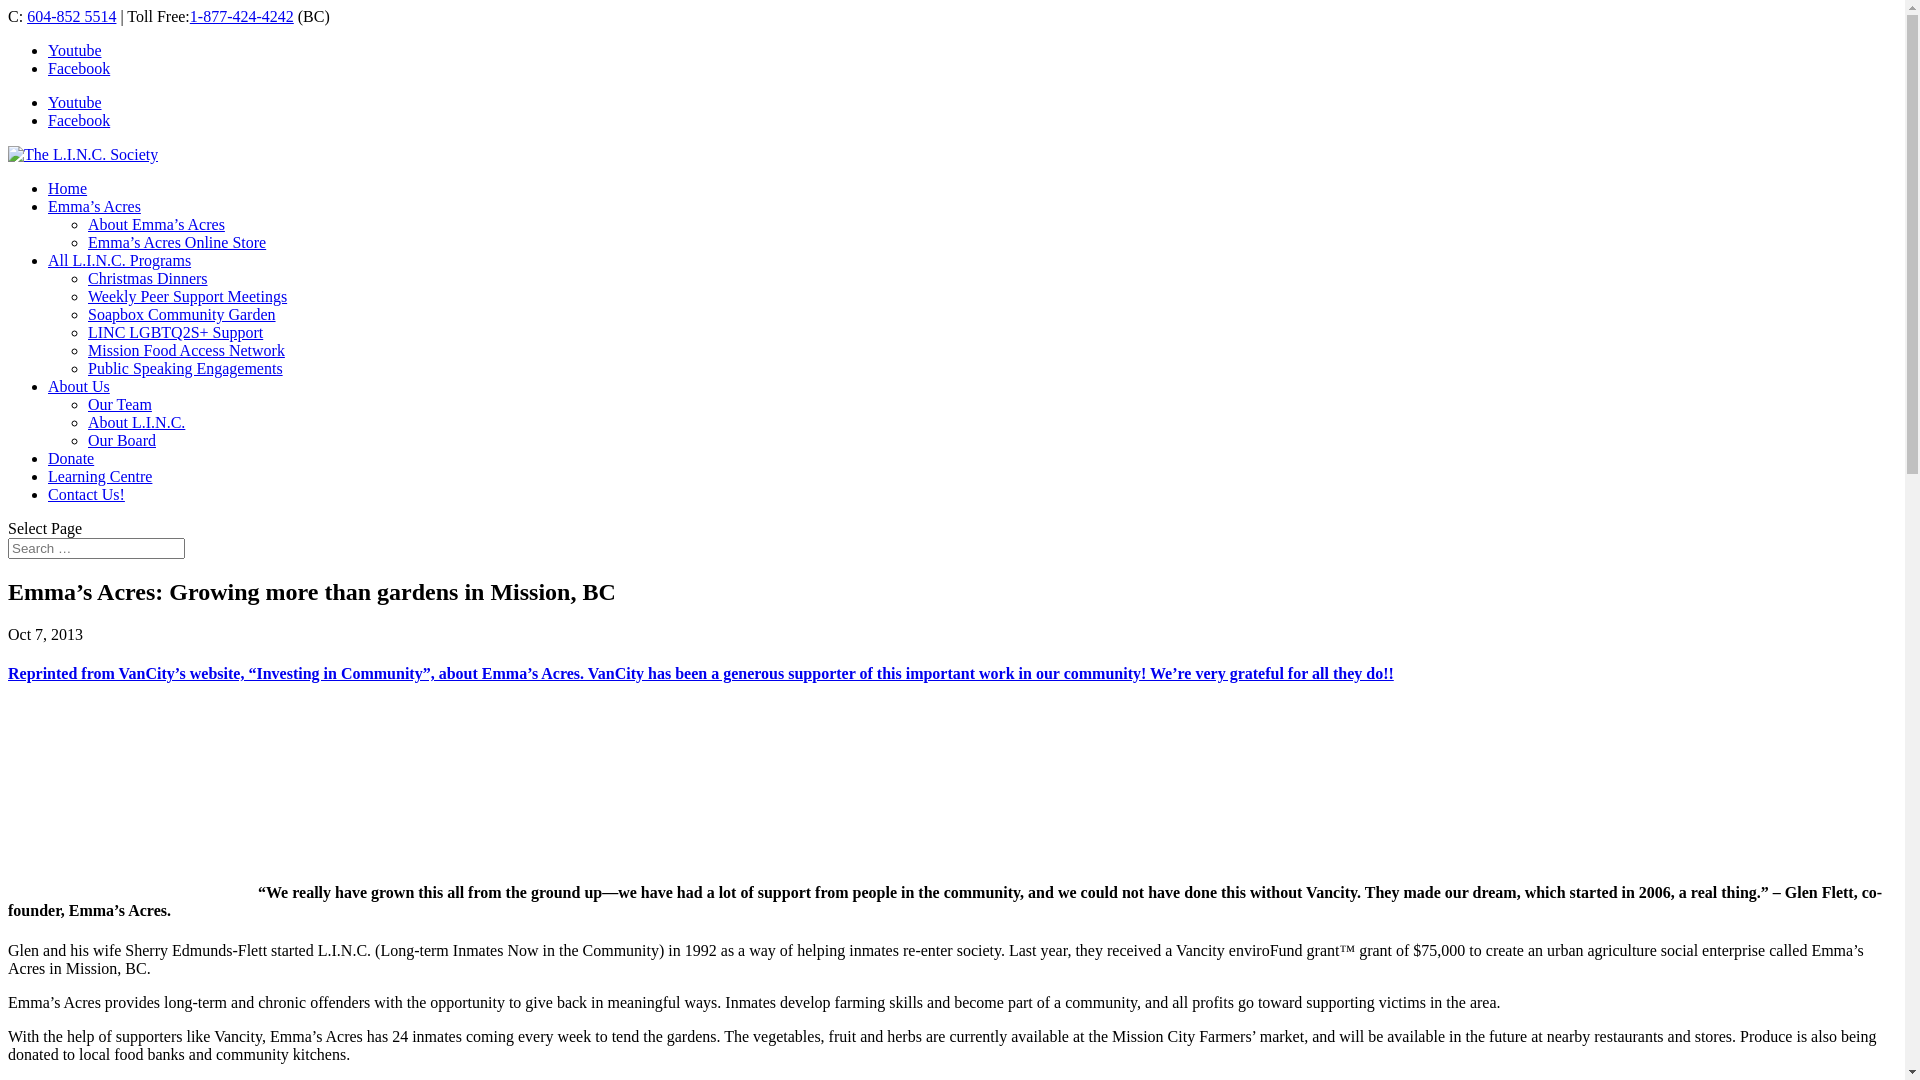 Image resolution: width=1920 pixels, height=1080 pixels. I want to click on 'All L.I.N.C. Programs', so click(118, 259).